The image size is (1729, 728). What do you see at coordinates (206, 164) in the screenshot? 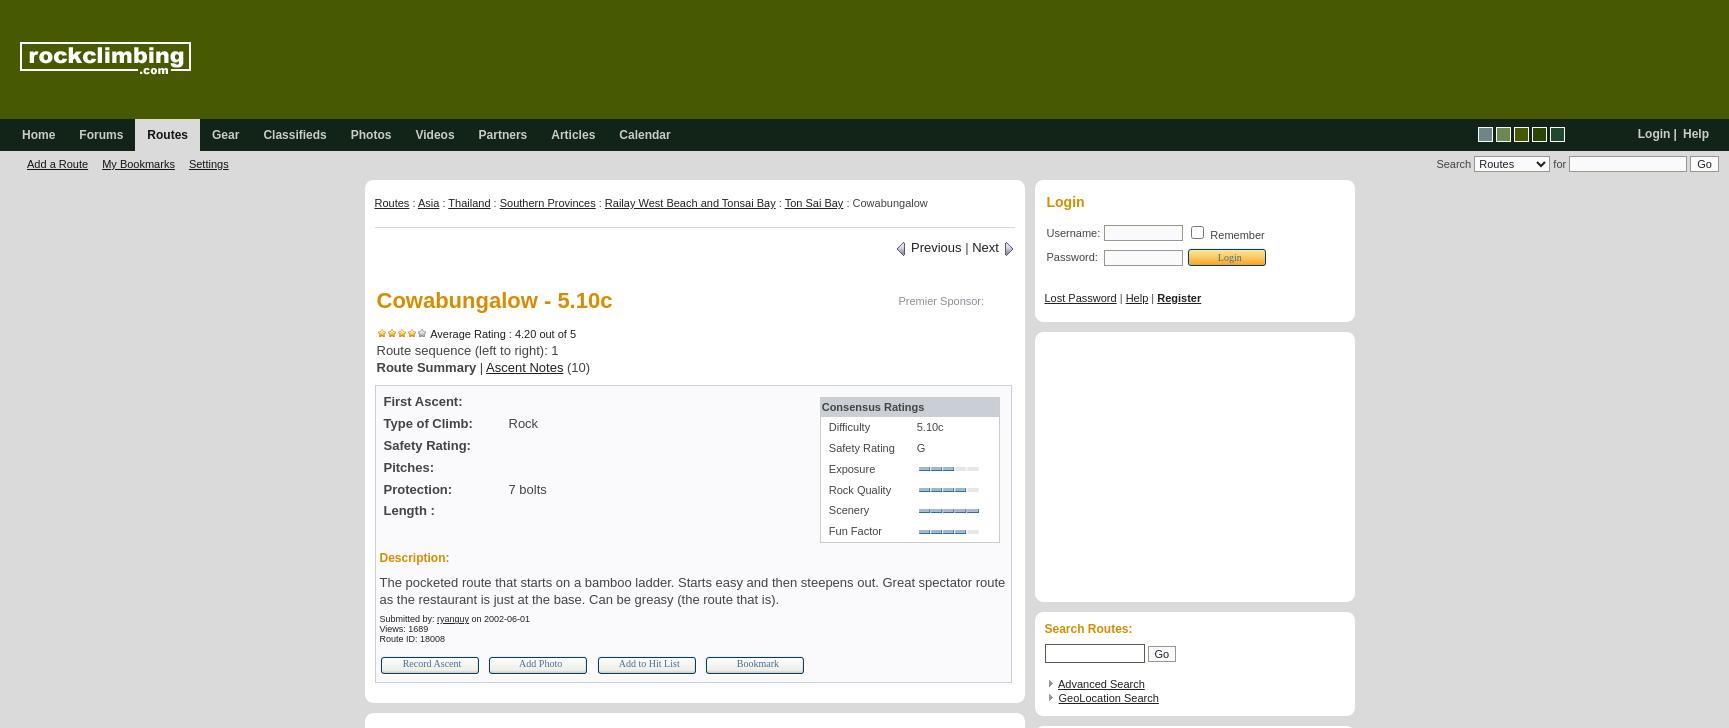
I see `'Settings'` at bounding box center [206, 164].